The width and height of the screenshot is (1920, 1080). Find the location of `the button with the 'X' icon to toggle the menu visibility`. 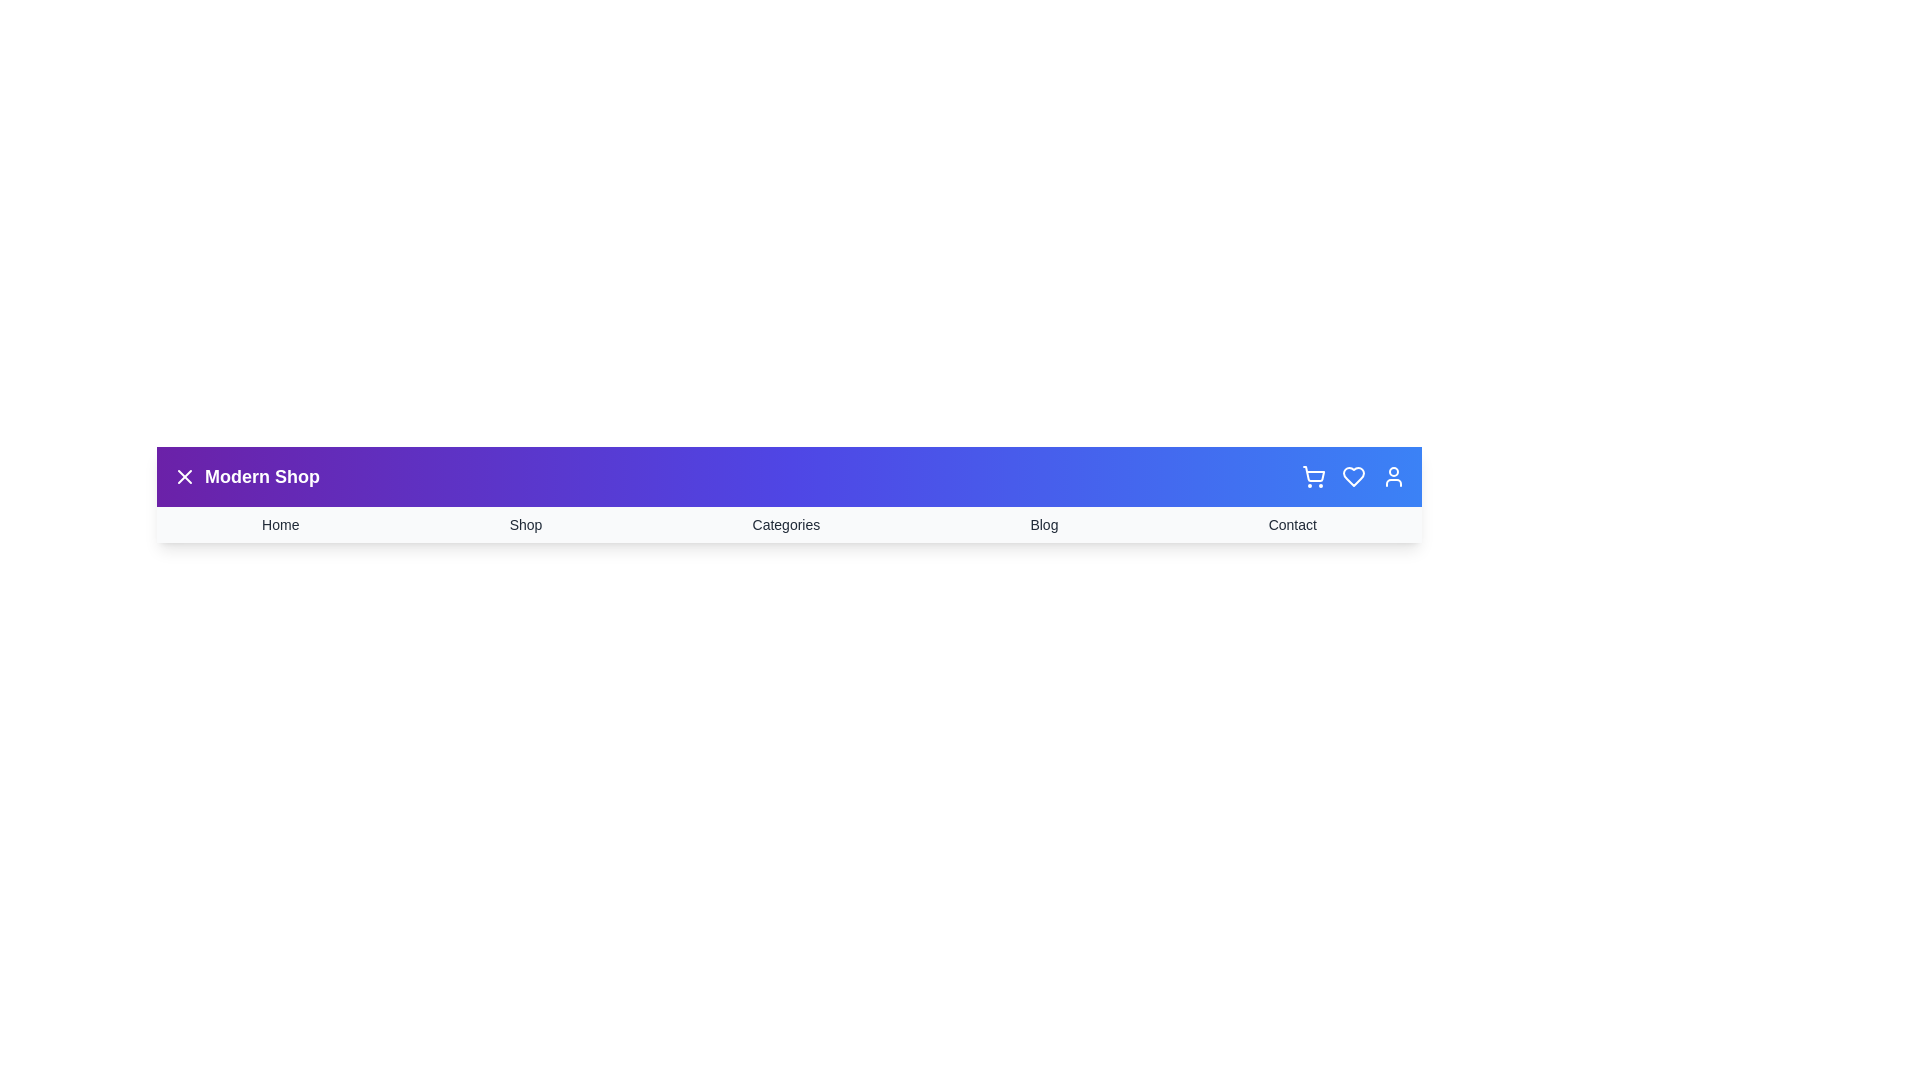

the button with the 'X' icon to toggle the menu visibility is located at coordinates (185, 477).